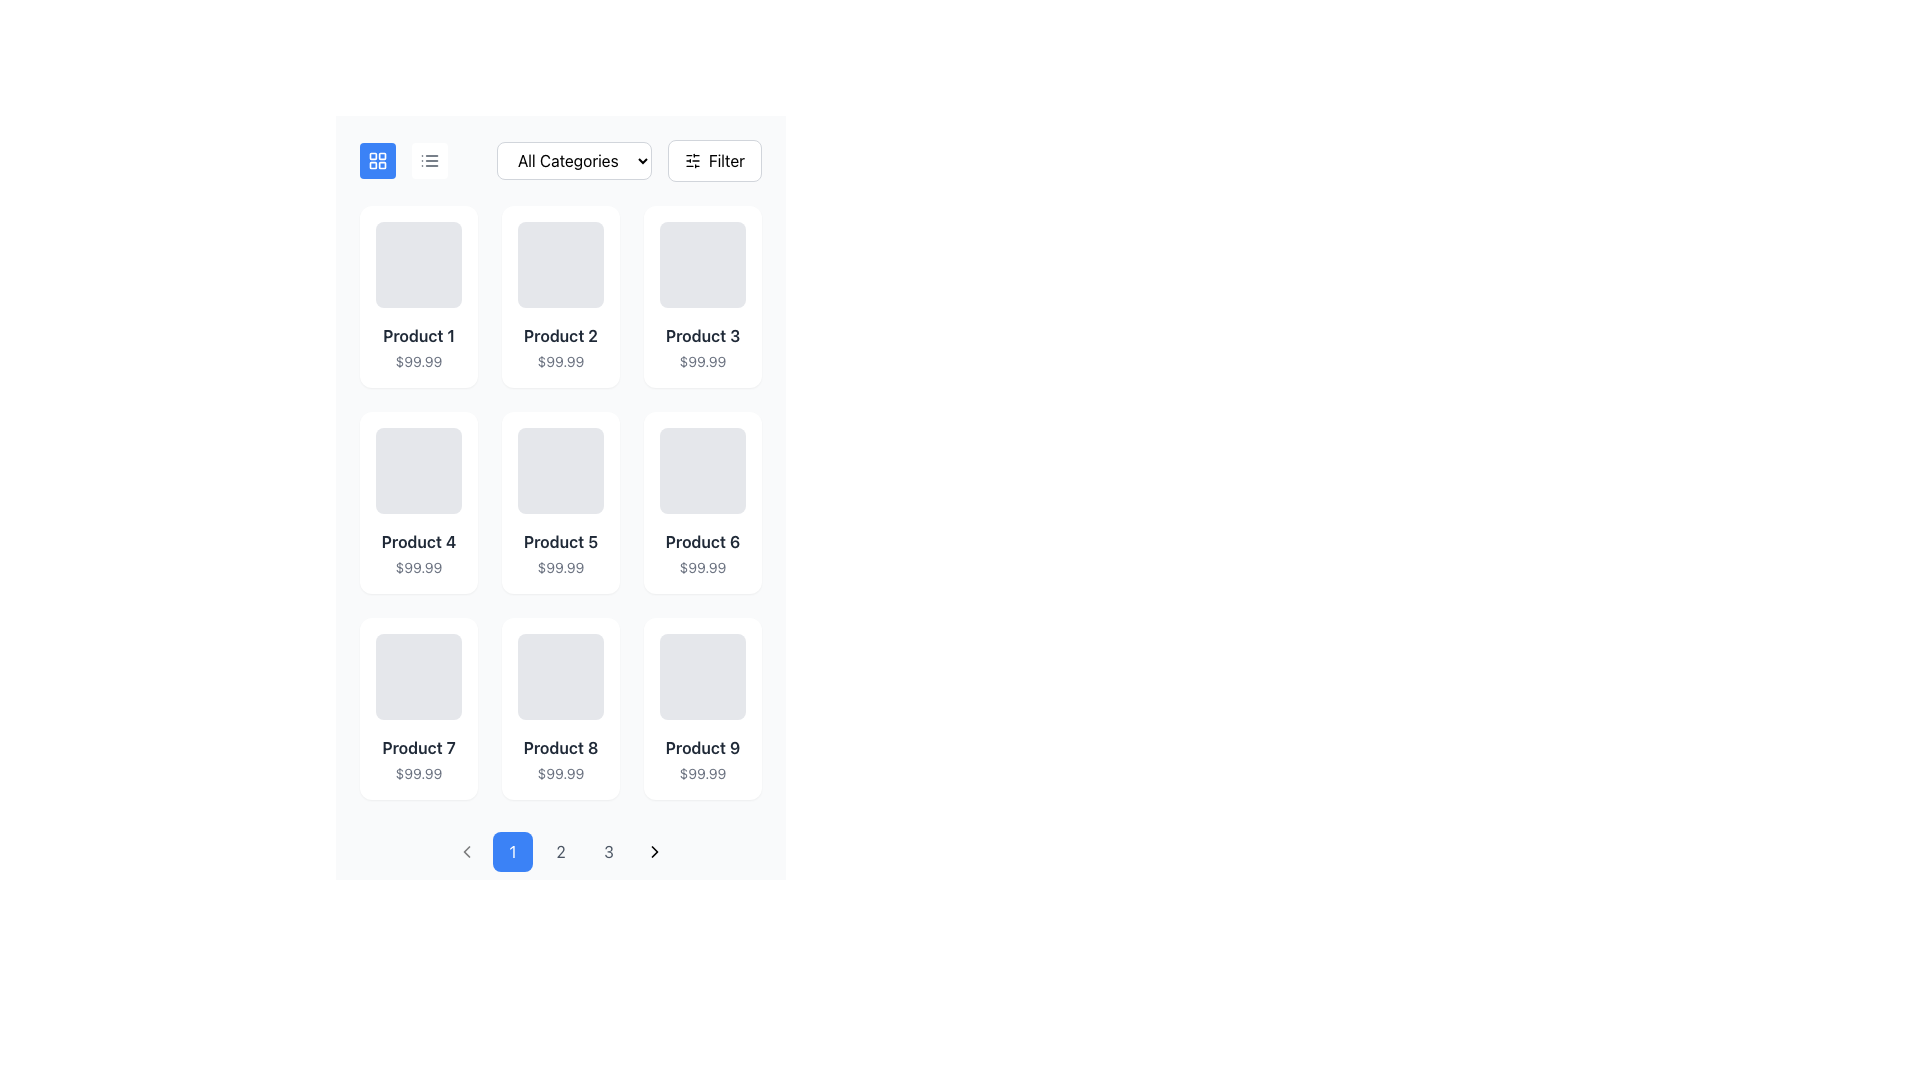  I want to click on the 'Product 7' text label, which is a bold dark gray label located in the third row and first column of the grid layout, above the price label '$99.99', so click(417, 748).